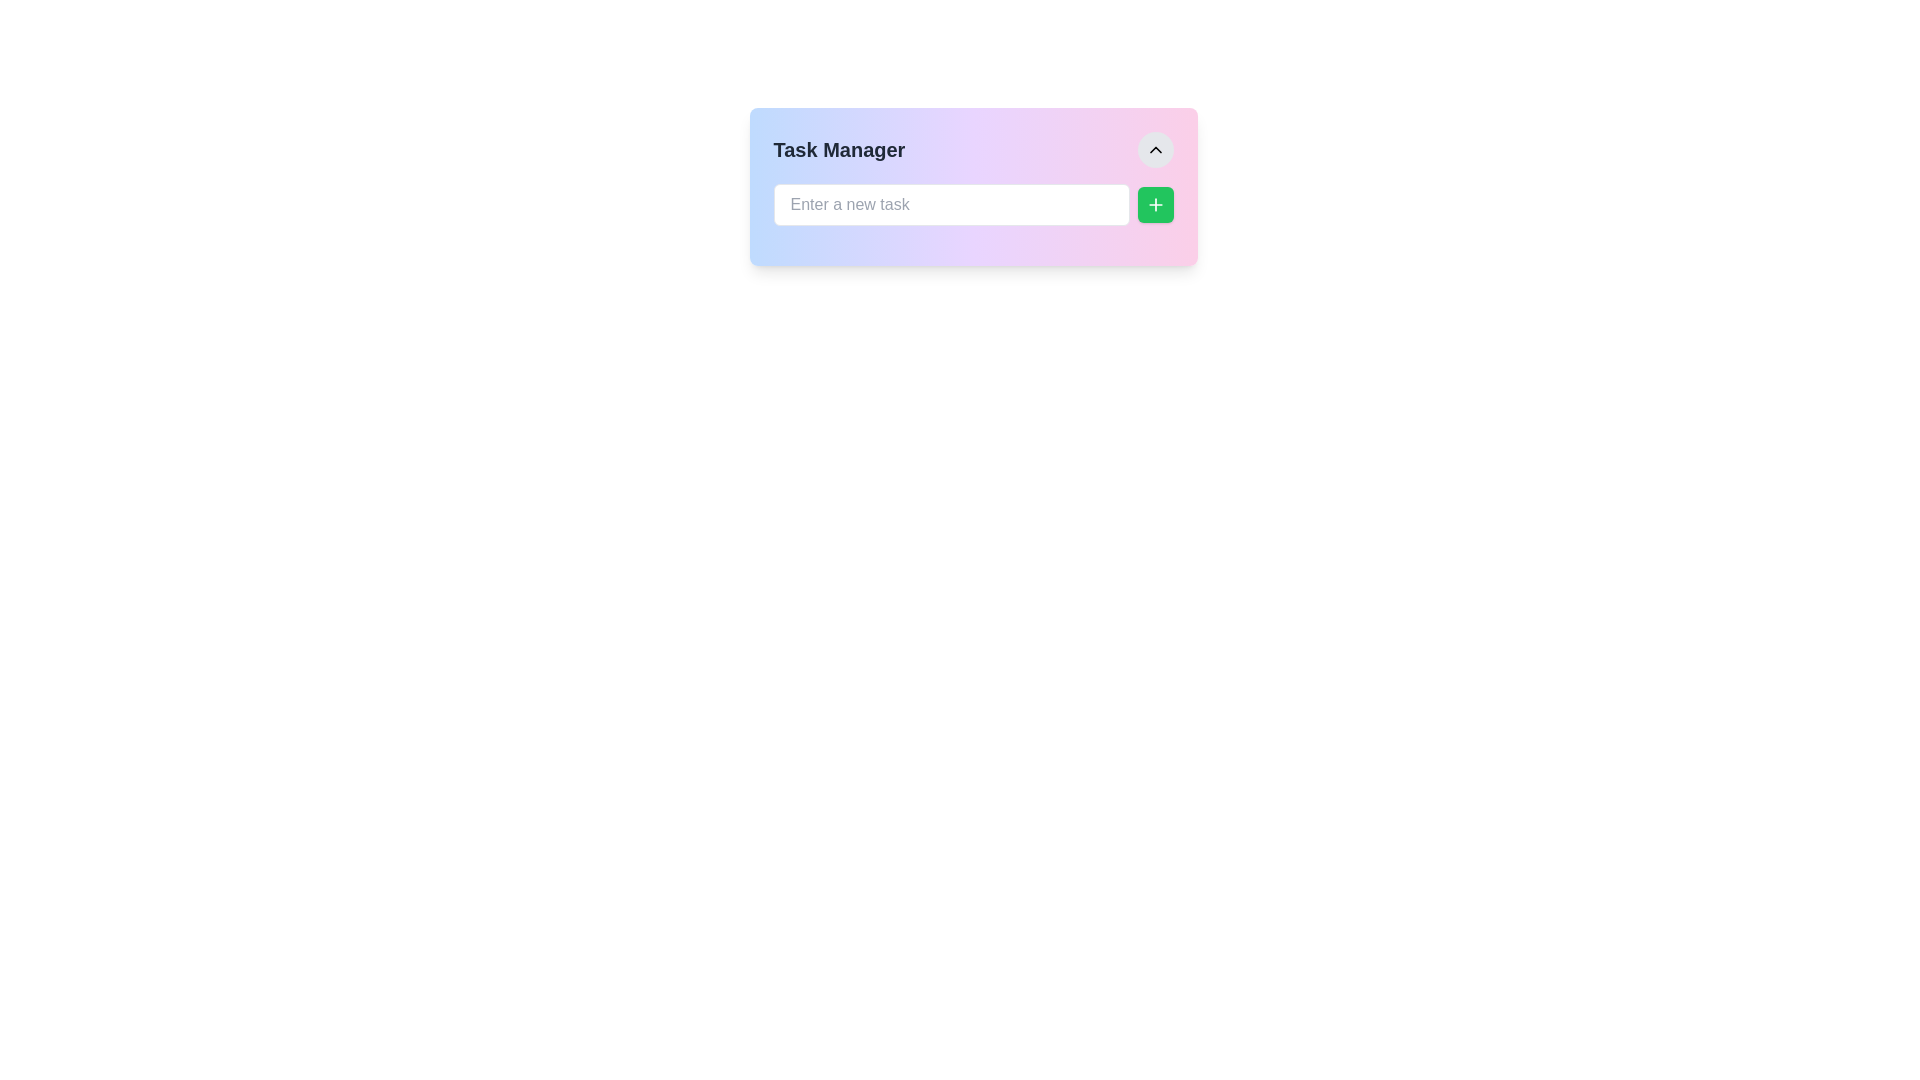 The image size is (1920, 1080). Describe the element at coordinates (1155, 149) in the screenshot. I see `the circular button with a light gray background and a chevron-up icon` at that location.